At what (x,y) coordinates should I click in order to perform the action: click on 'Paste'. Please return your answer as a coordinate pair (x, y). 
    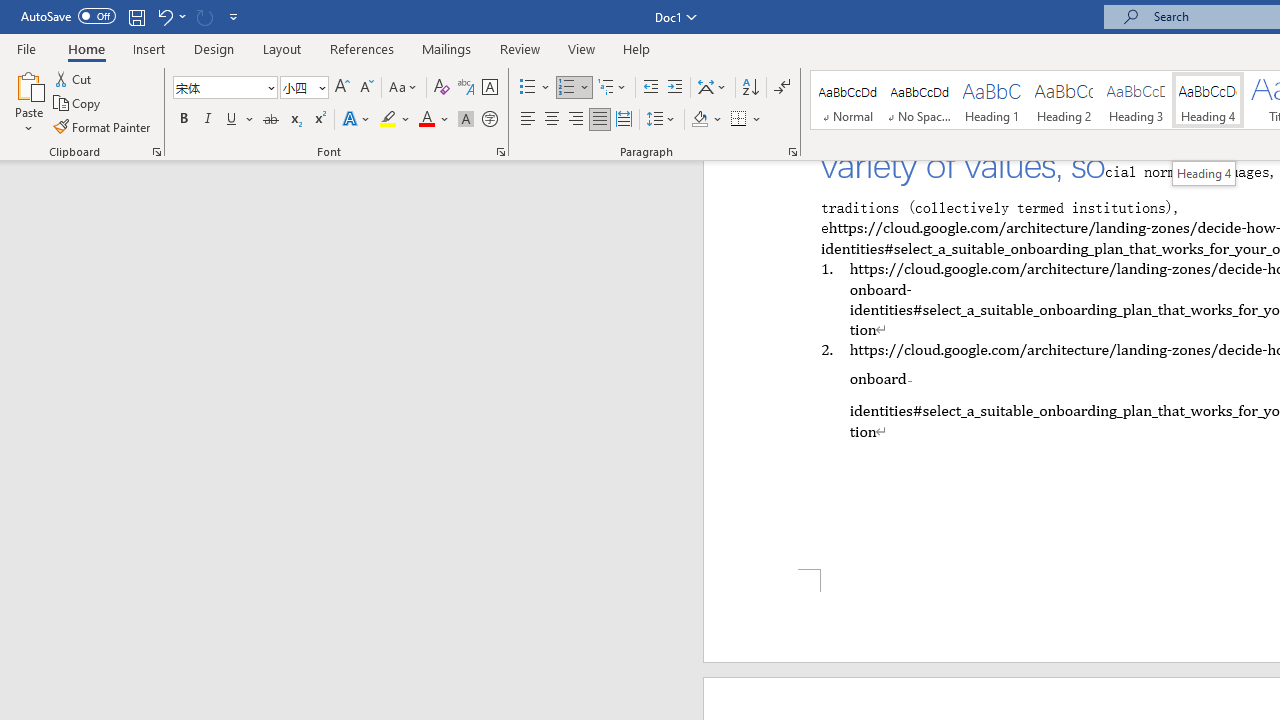
    Looking at the image, I should click on (28, 103).